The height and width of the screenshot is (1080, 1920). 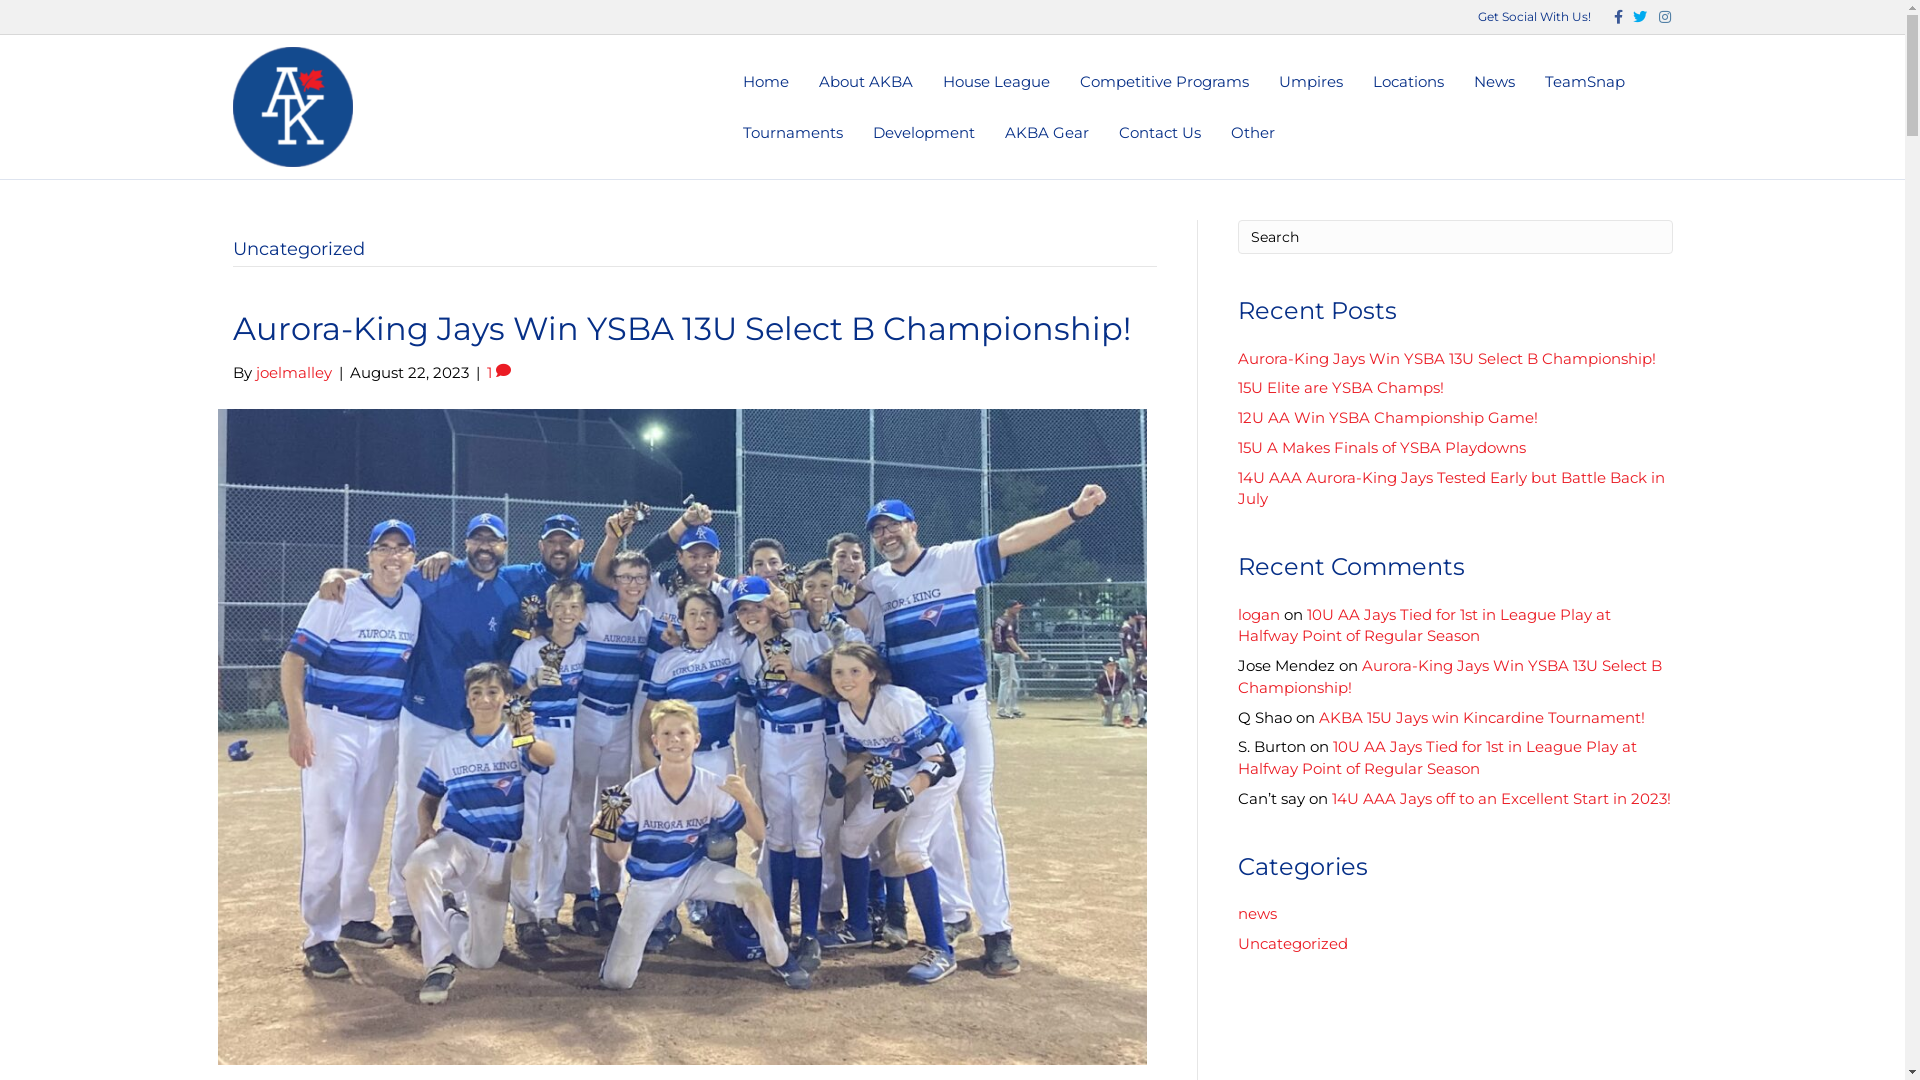 What do you see at coordinates (1609, 15) in the screenshot?
I see `'Facebook'` at bounding box center [1609, 15].